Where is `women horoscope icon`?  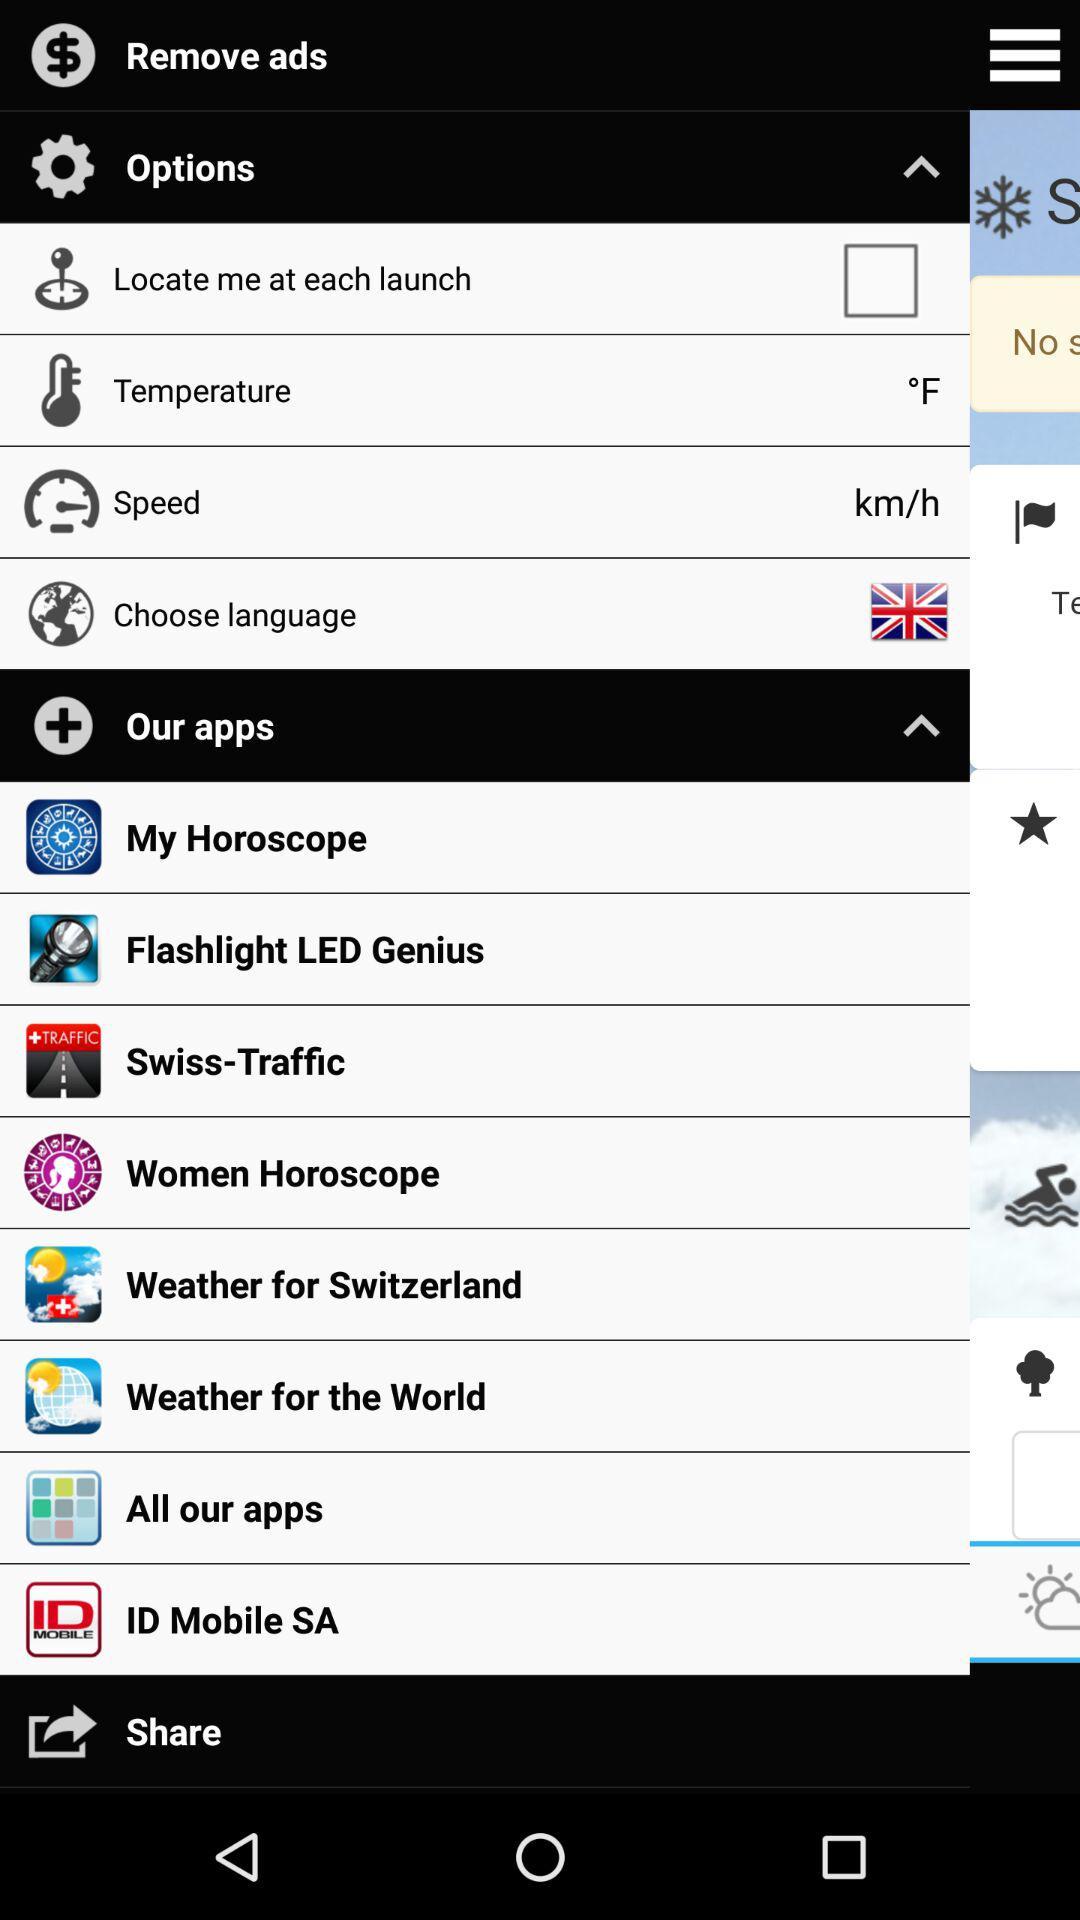 women horoscope icon is located at coordinates (536, 1172).